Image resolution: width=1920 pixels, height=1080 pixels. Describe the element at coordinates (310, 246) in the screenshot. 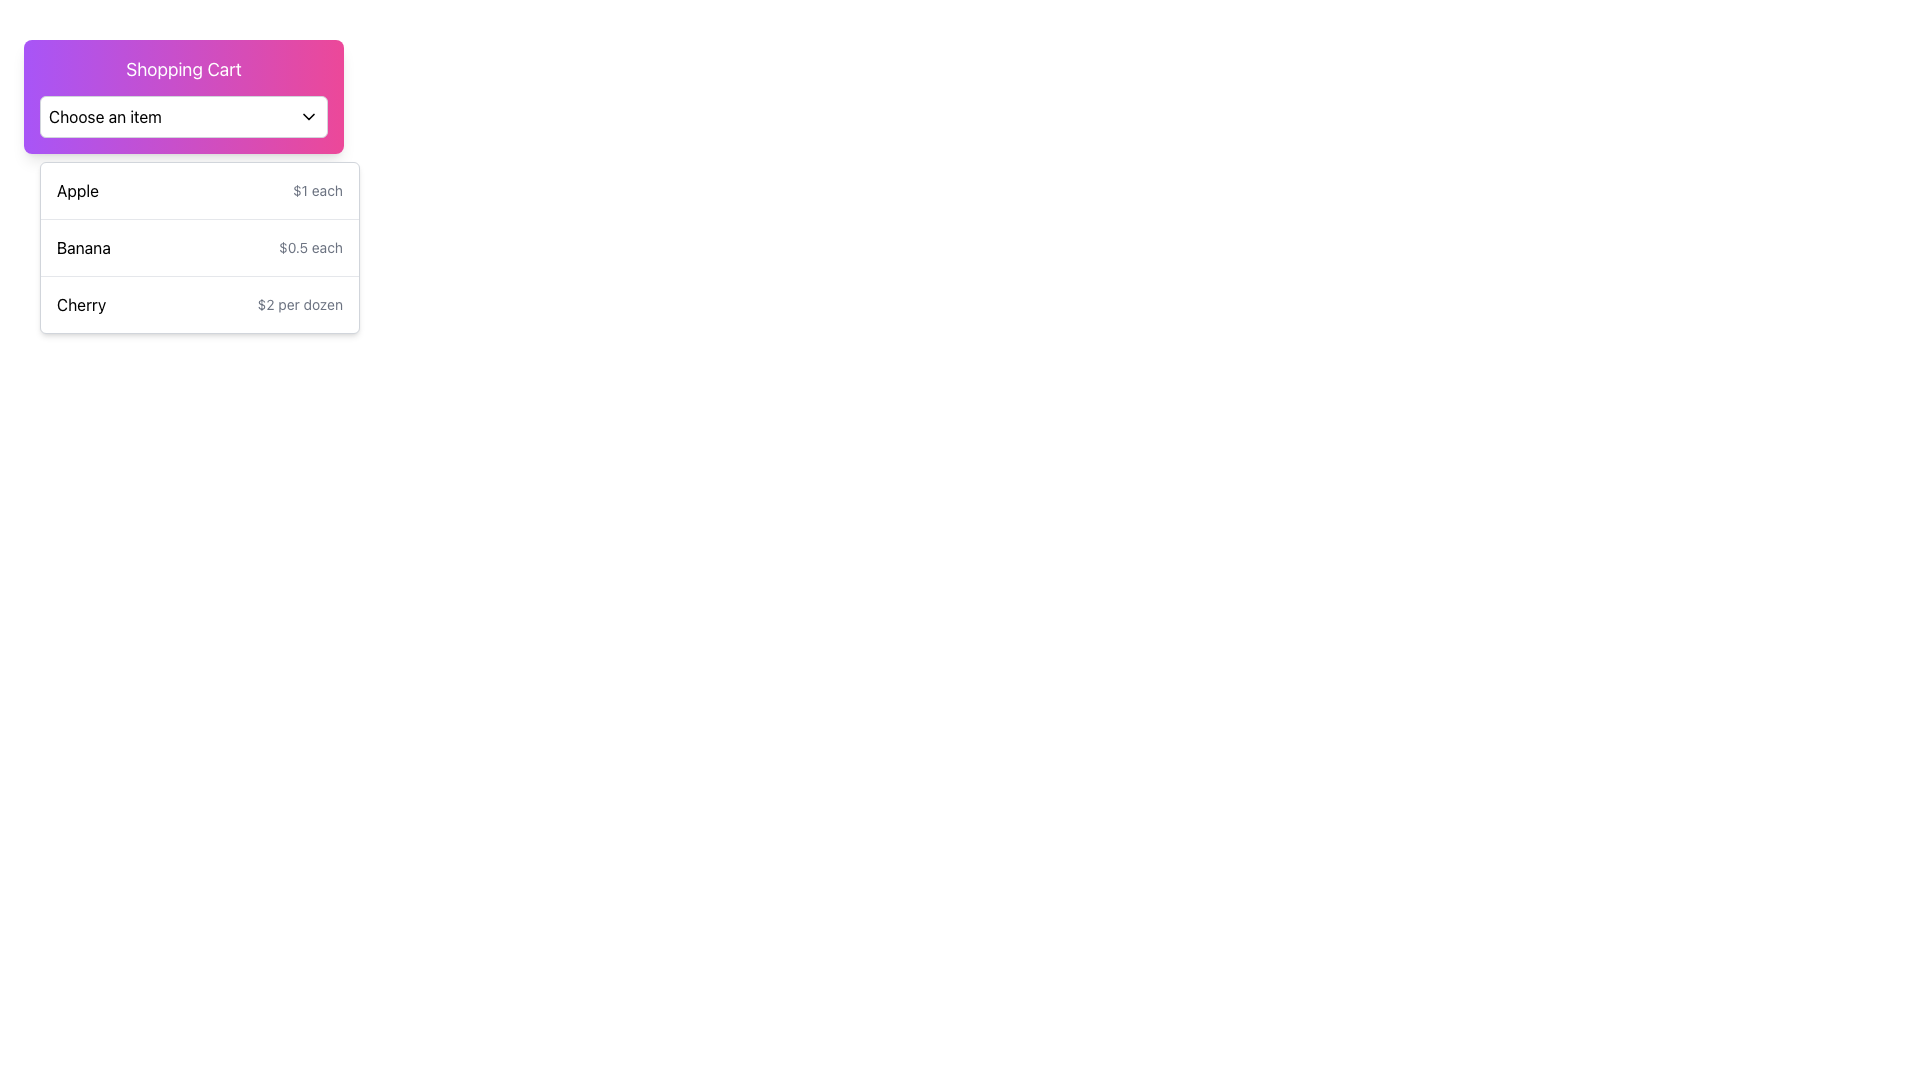

I see `the small gray text element displaying the price information '$0.5 each' located next to the 'Banana' text` at that location.